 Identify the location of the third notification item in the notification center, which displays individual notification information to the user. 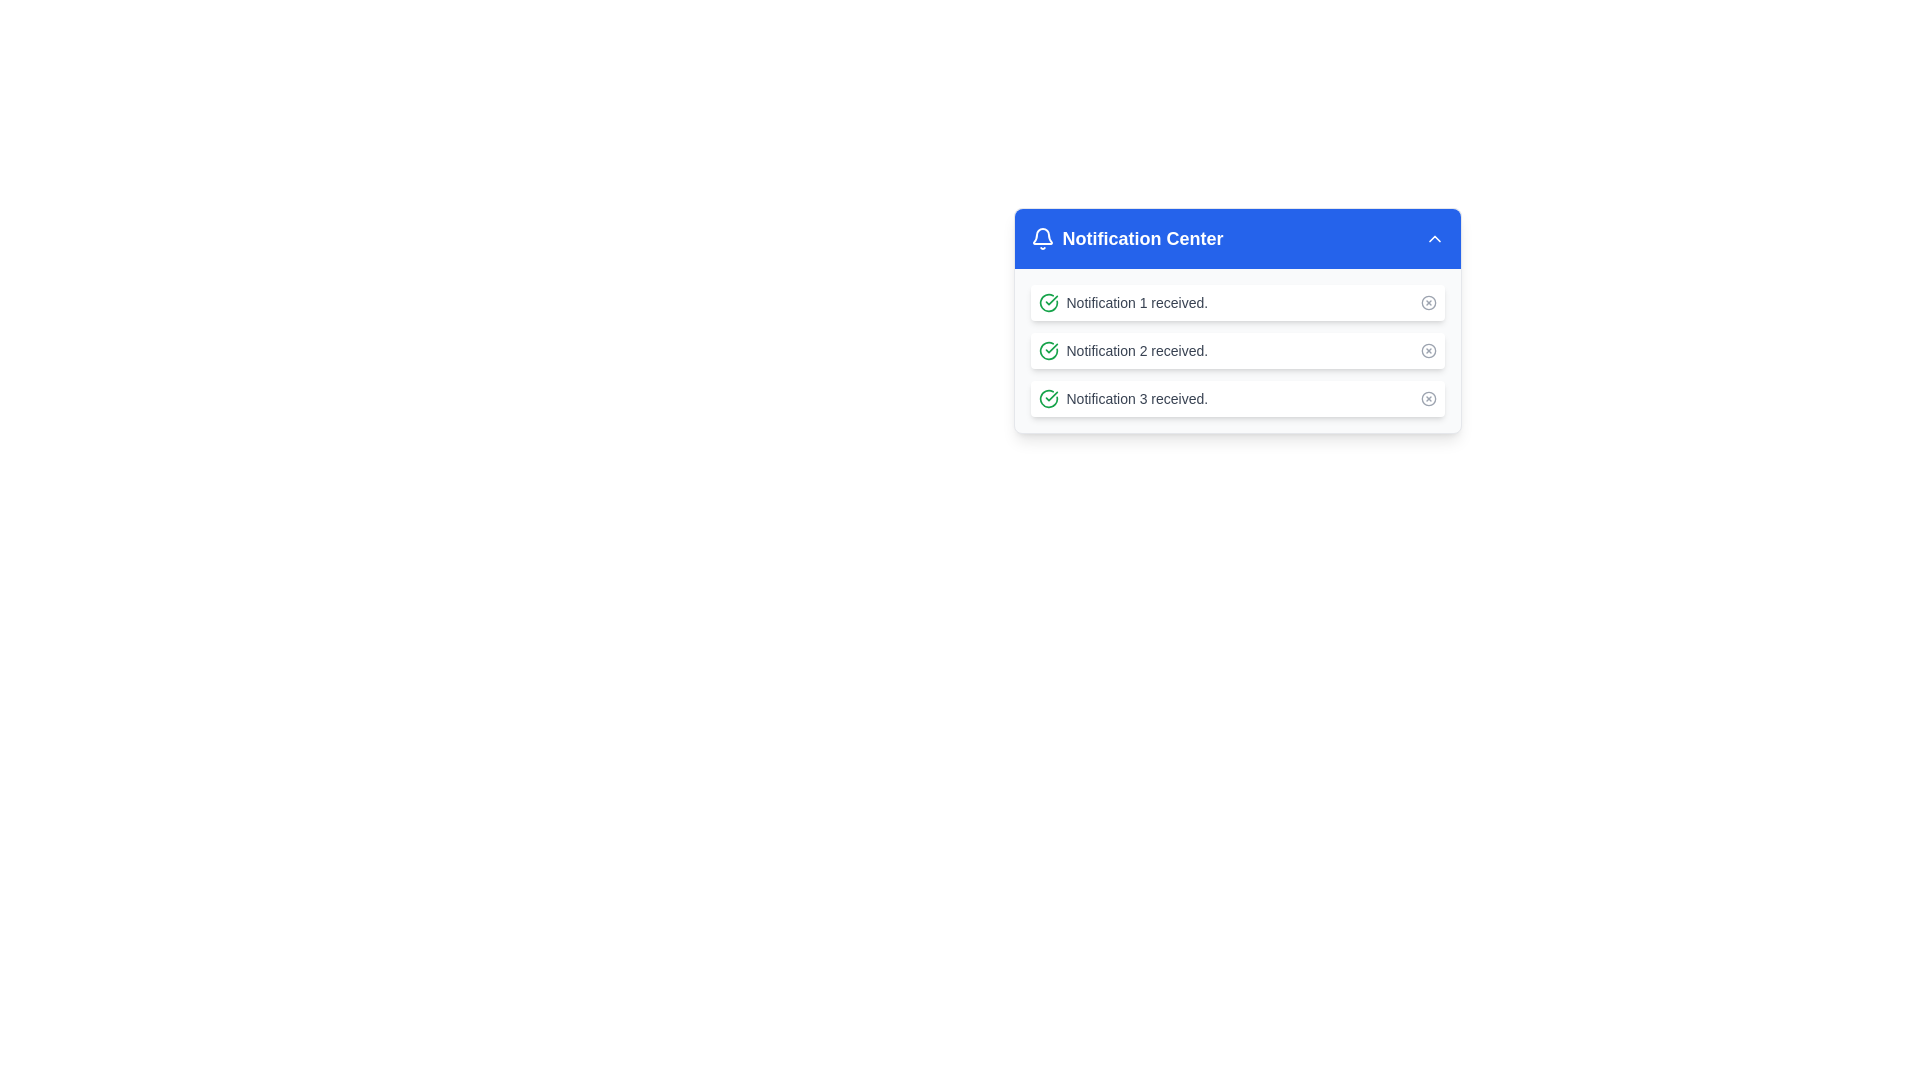
(1236, 398).